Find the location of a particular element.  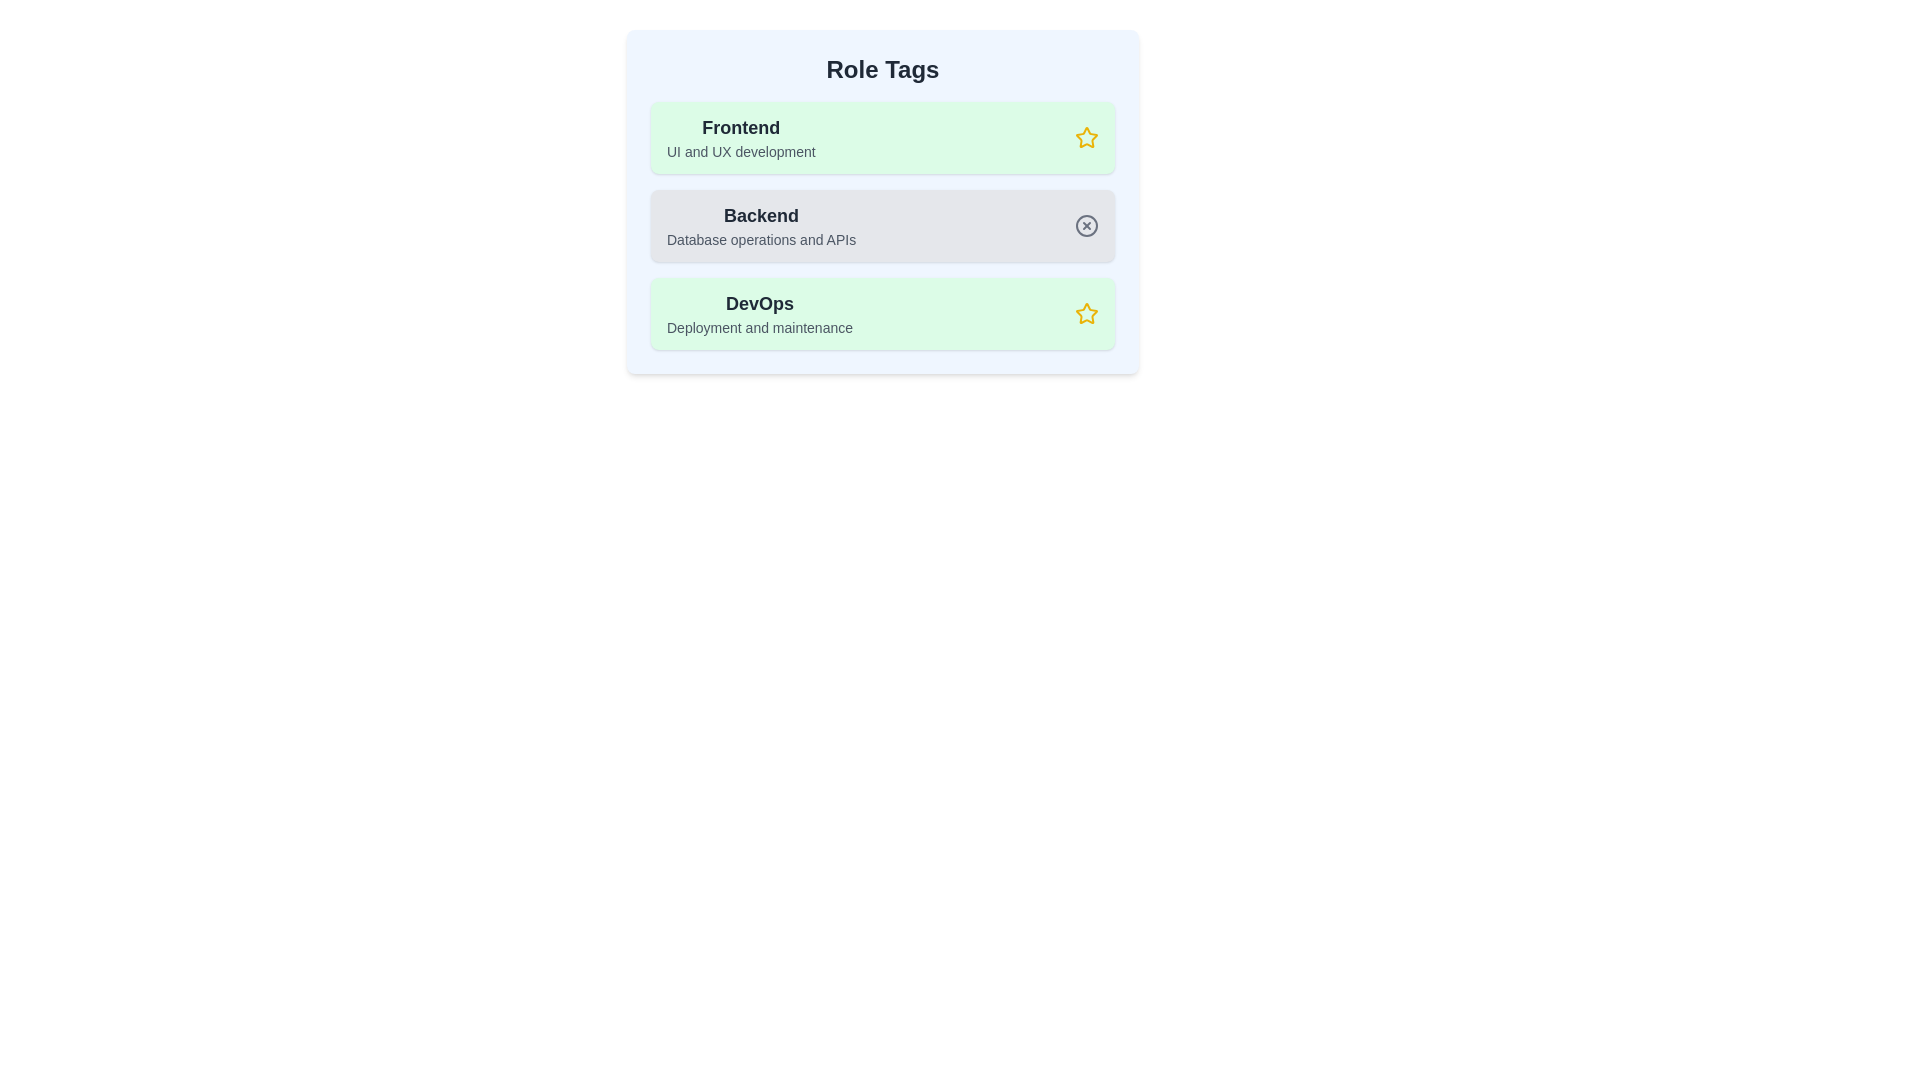

the tag labeled 'DevOps' to trigger its animation effect is located at coordinates (882, 313).